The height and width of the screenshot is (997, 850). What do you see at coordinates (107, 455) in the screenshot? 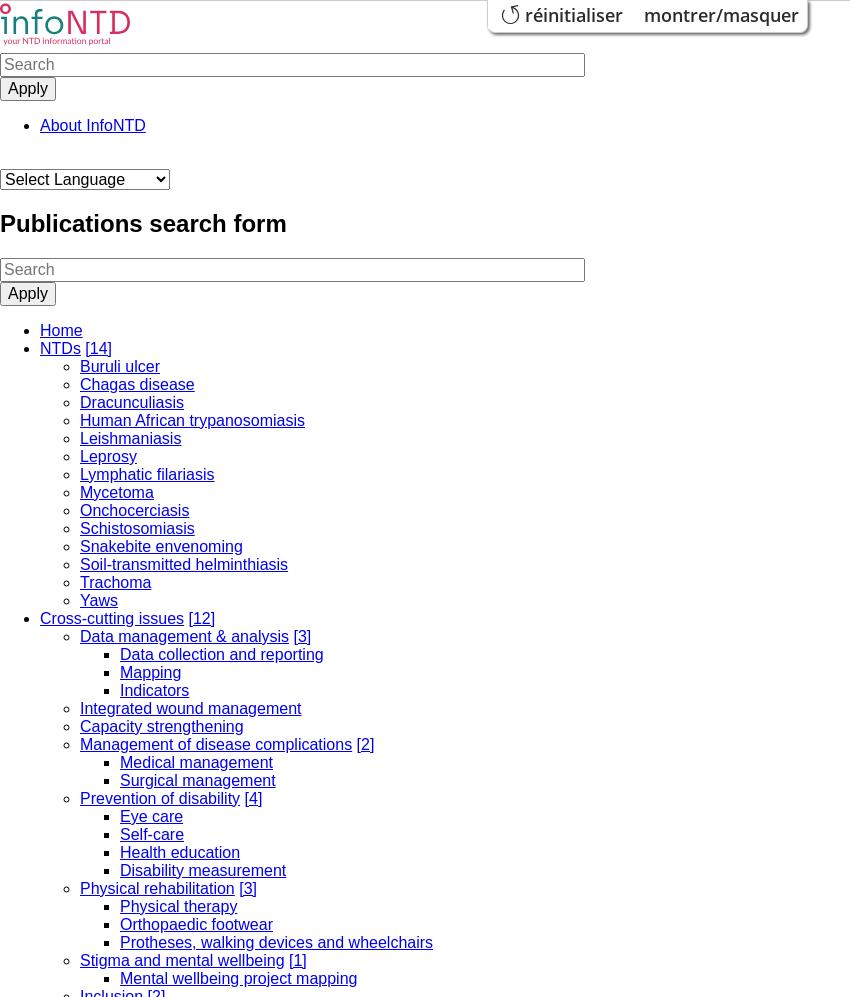
I see `'Leprosy'` at bounding box center [107, 455].